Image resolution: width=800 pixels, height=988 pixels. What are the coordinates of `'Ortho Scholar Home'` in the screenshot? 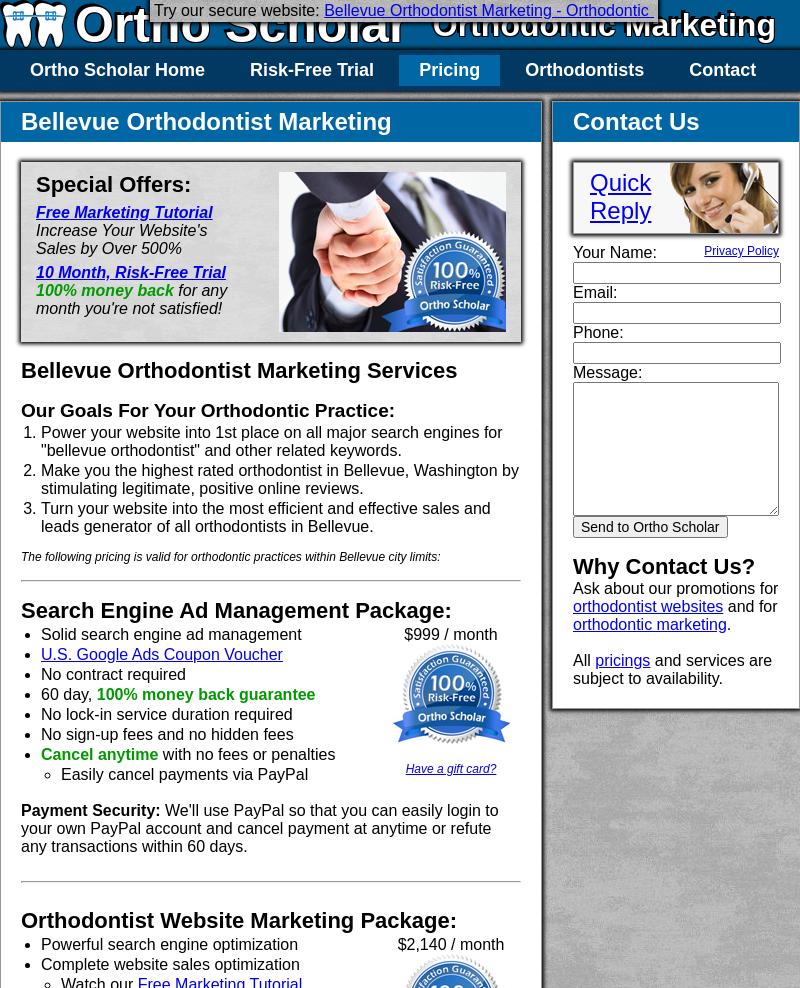 It's located at (116, 70).